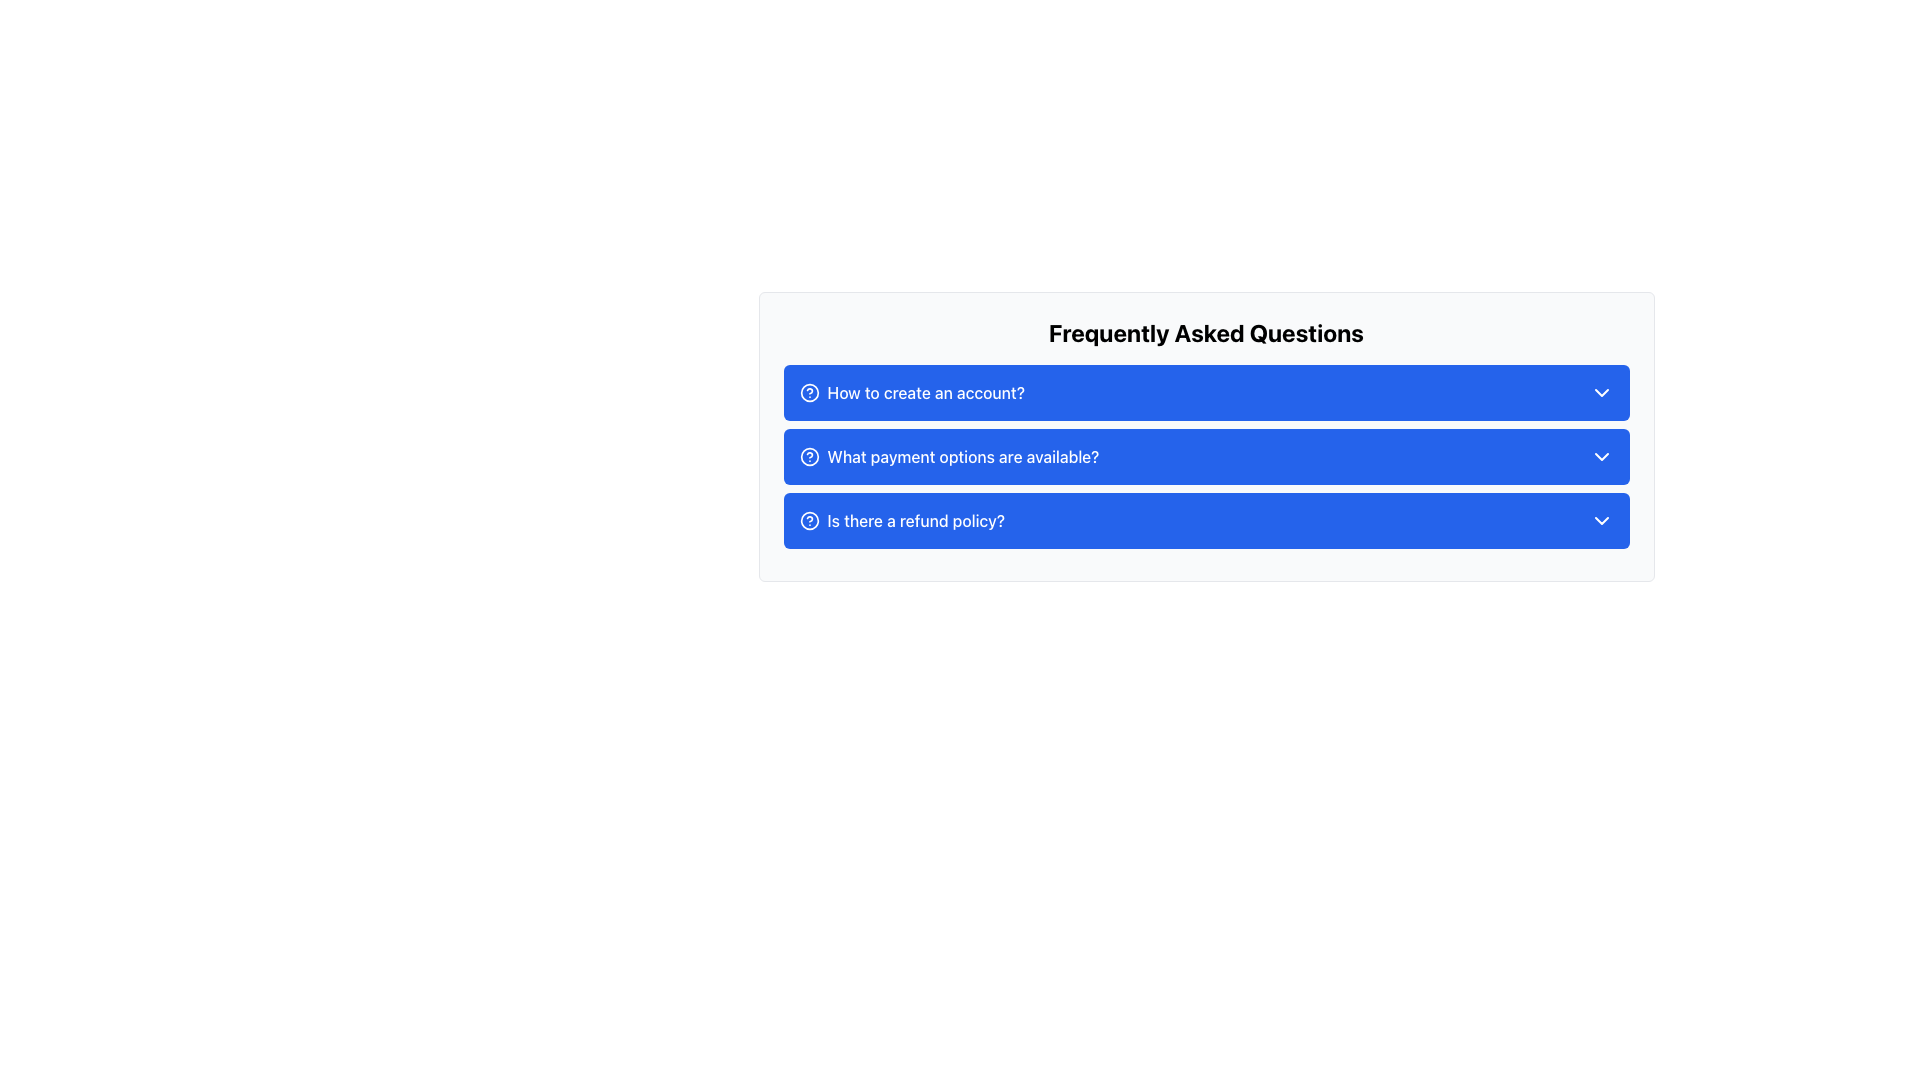 The image size is (1920, 1080). Describe the element at coordinates (809, 519) in the screenshot. I see `the circular outline within the question mark icon that is part of the third item in the FAQ list, located to the left of the text 'Is there a refund policy?'` at that location.